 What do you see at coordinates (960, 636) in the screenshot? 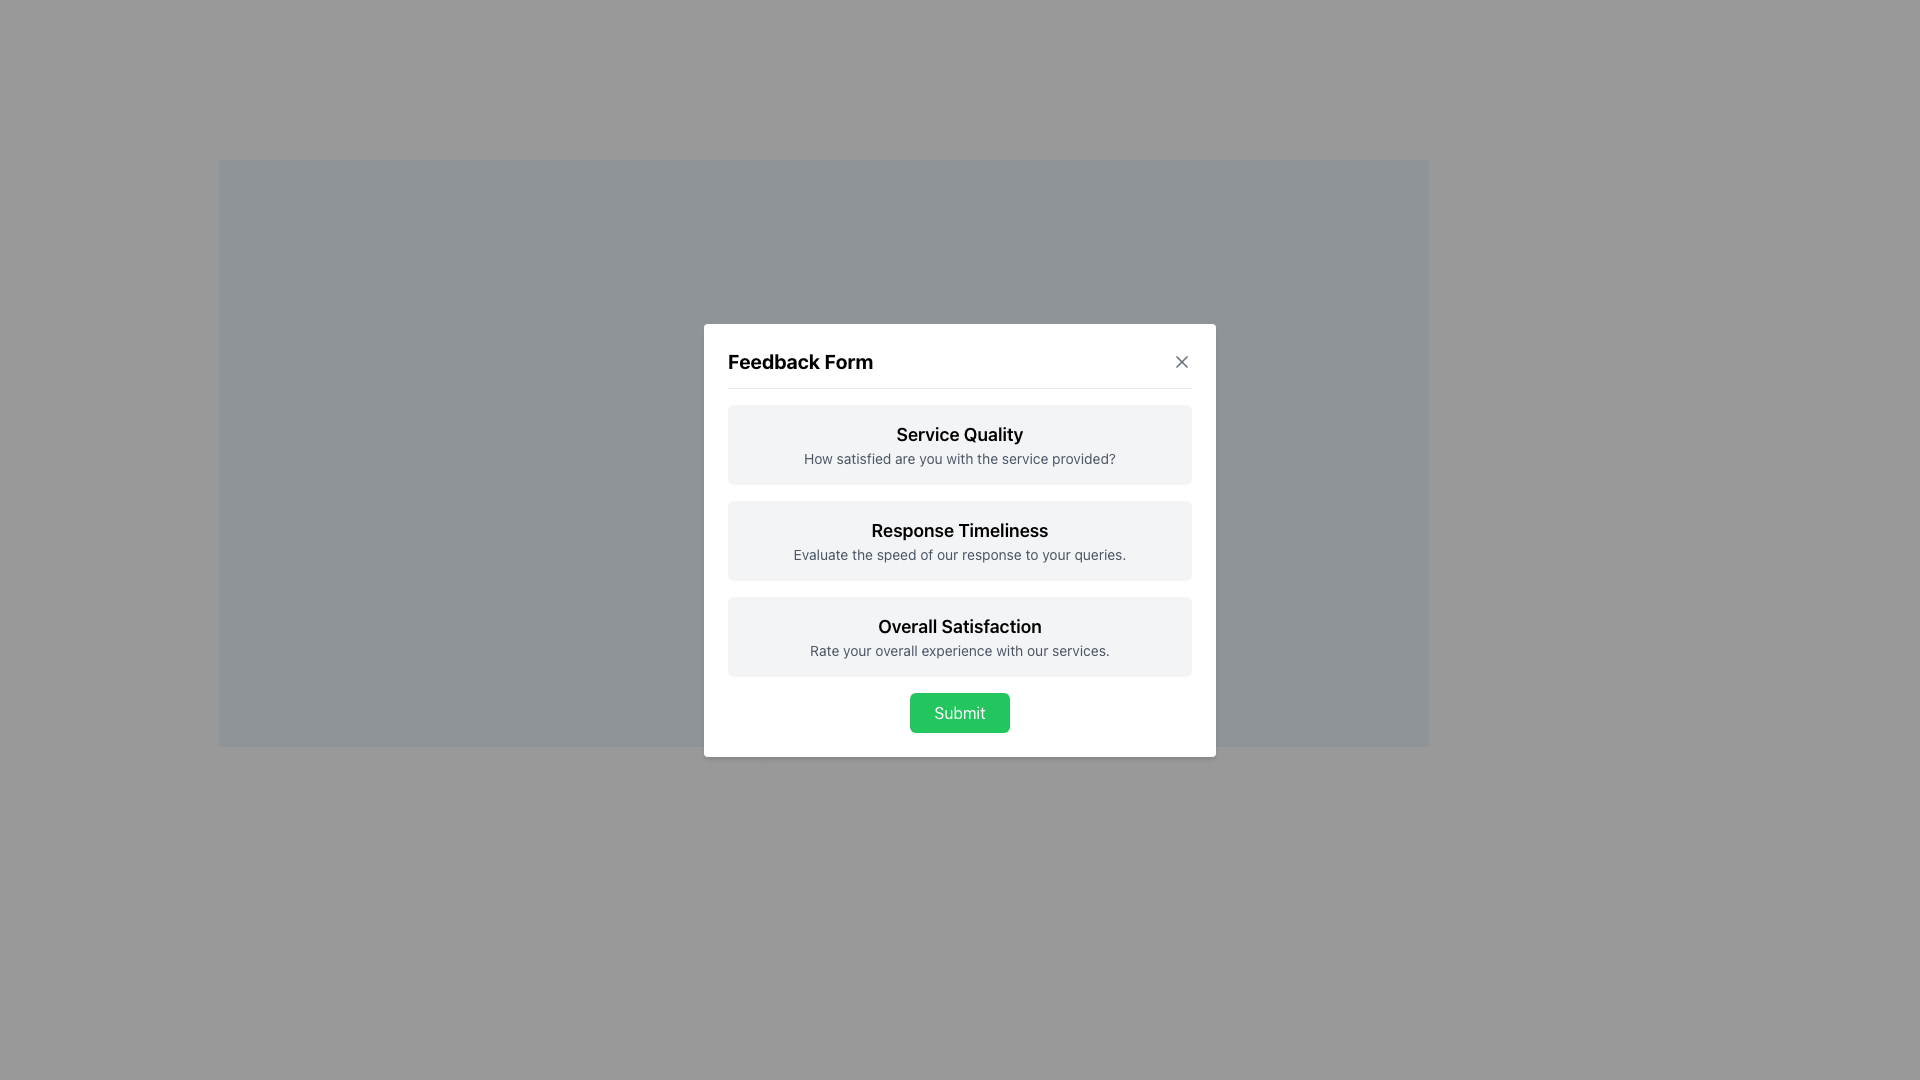
I see `title 'Overall Satisfaction' and the description 'Rate your overall experience with our services.' from the Informational Section with a light gray background and rounded corners` at bounding box center [960, 636].